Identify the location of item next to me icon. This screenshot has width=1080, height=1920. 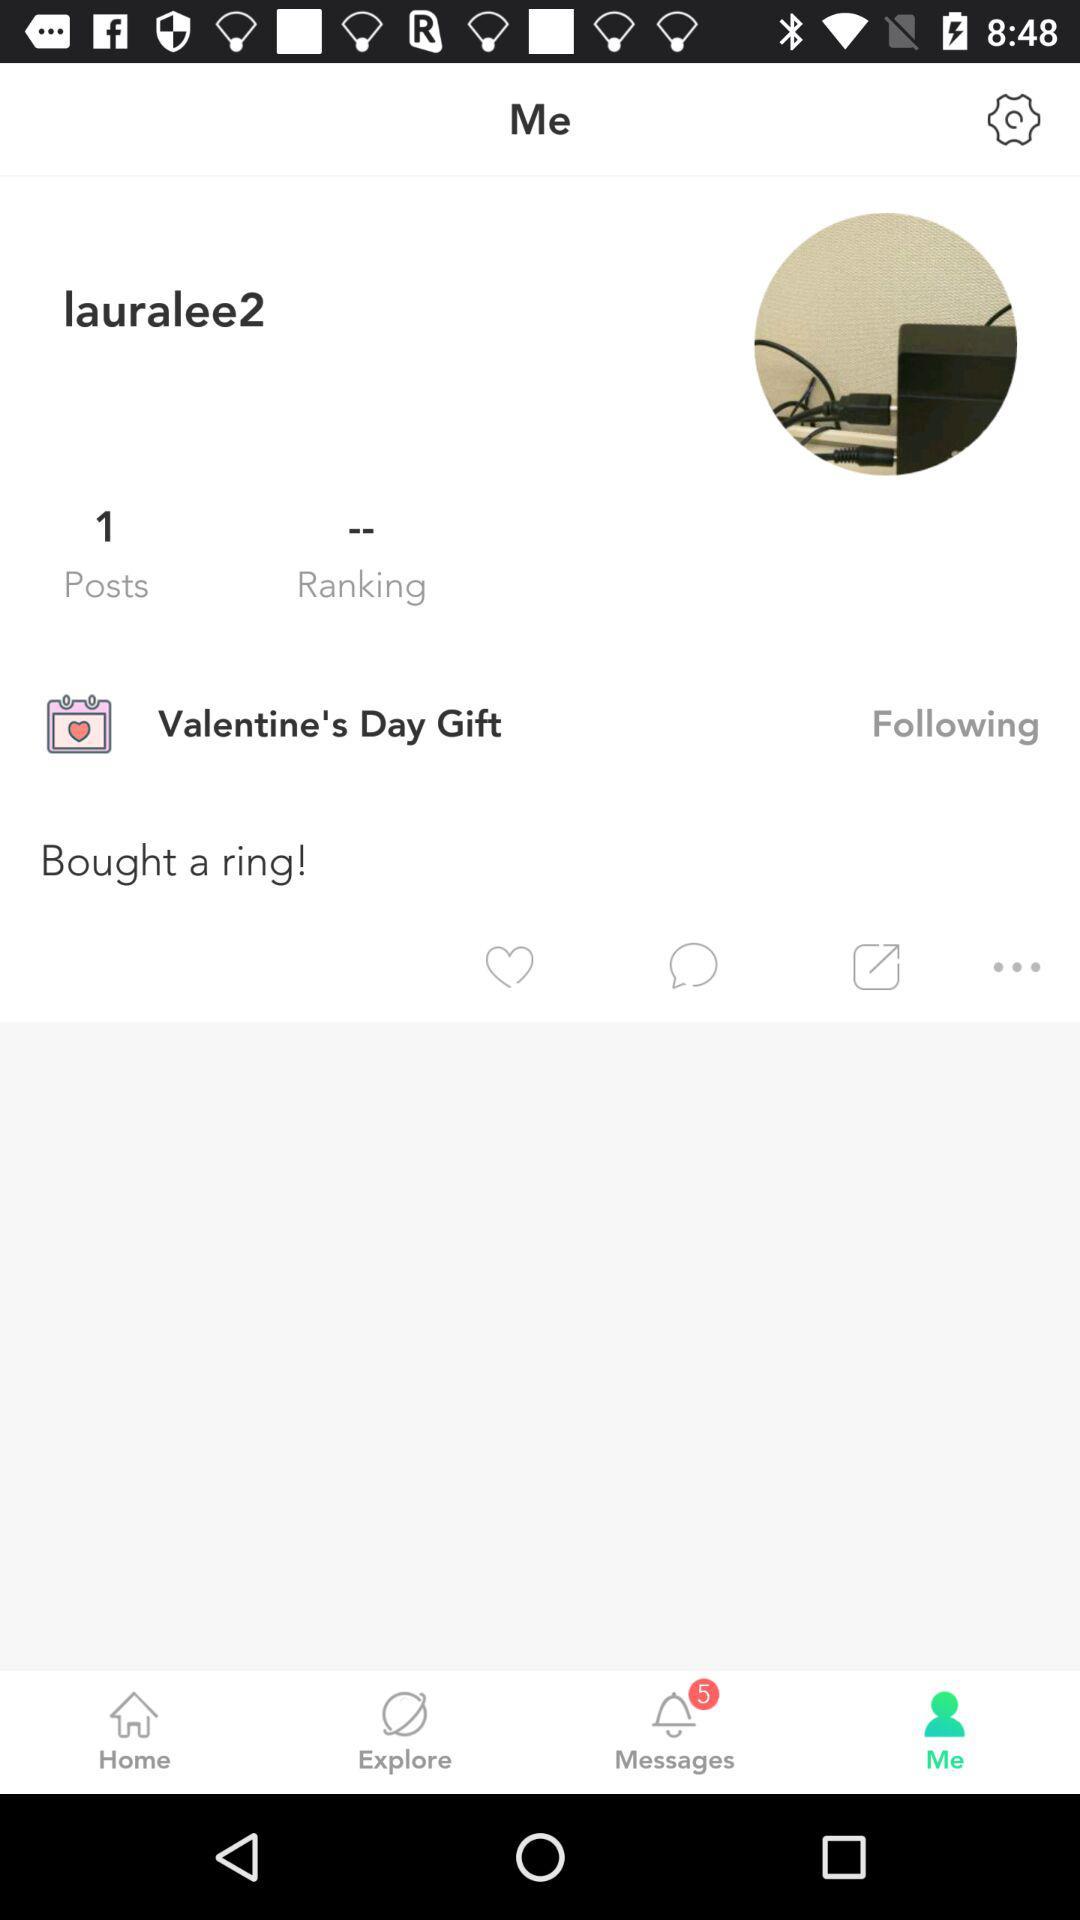
(1014, 118).